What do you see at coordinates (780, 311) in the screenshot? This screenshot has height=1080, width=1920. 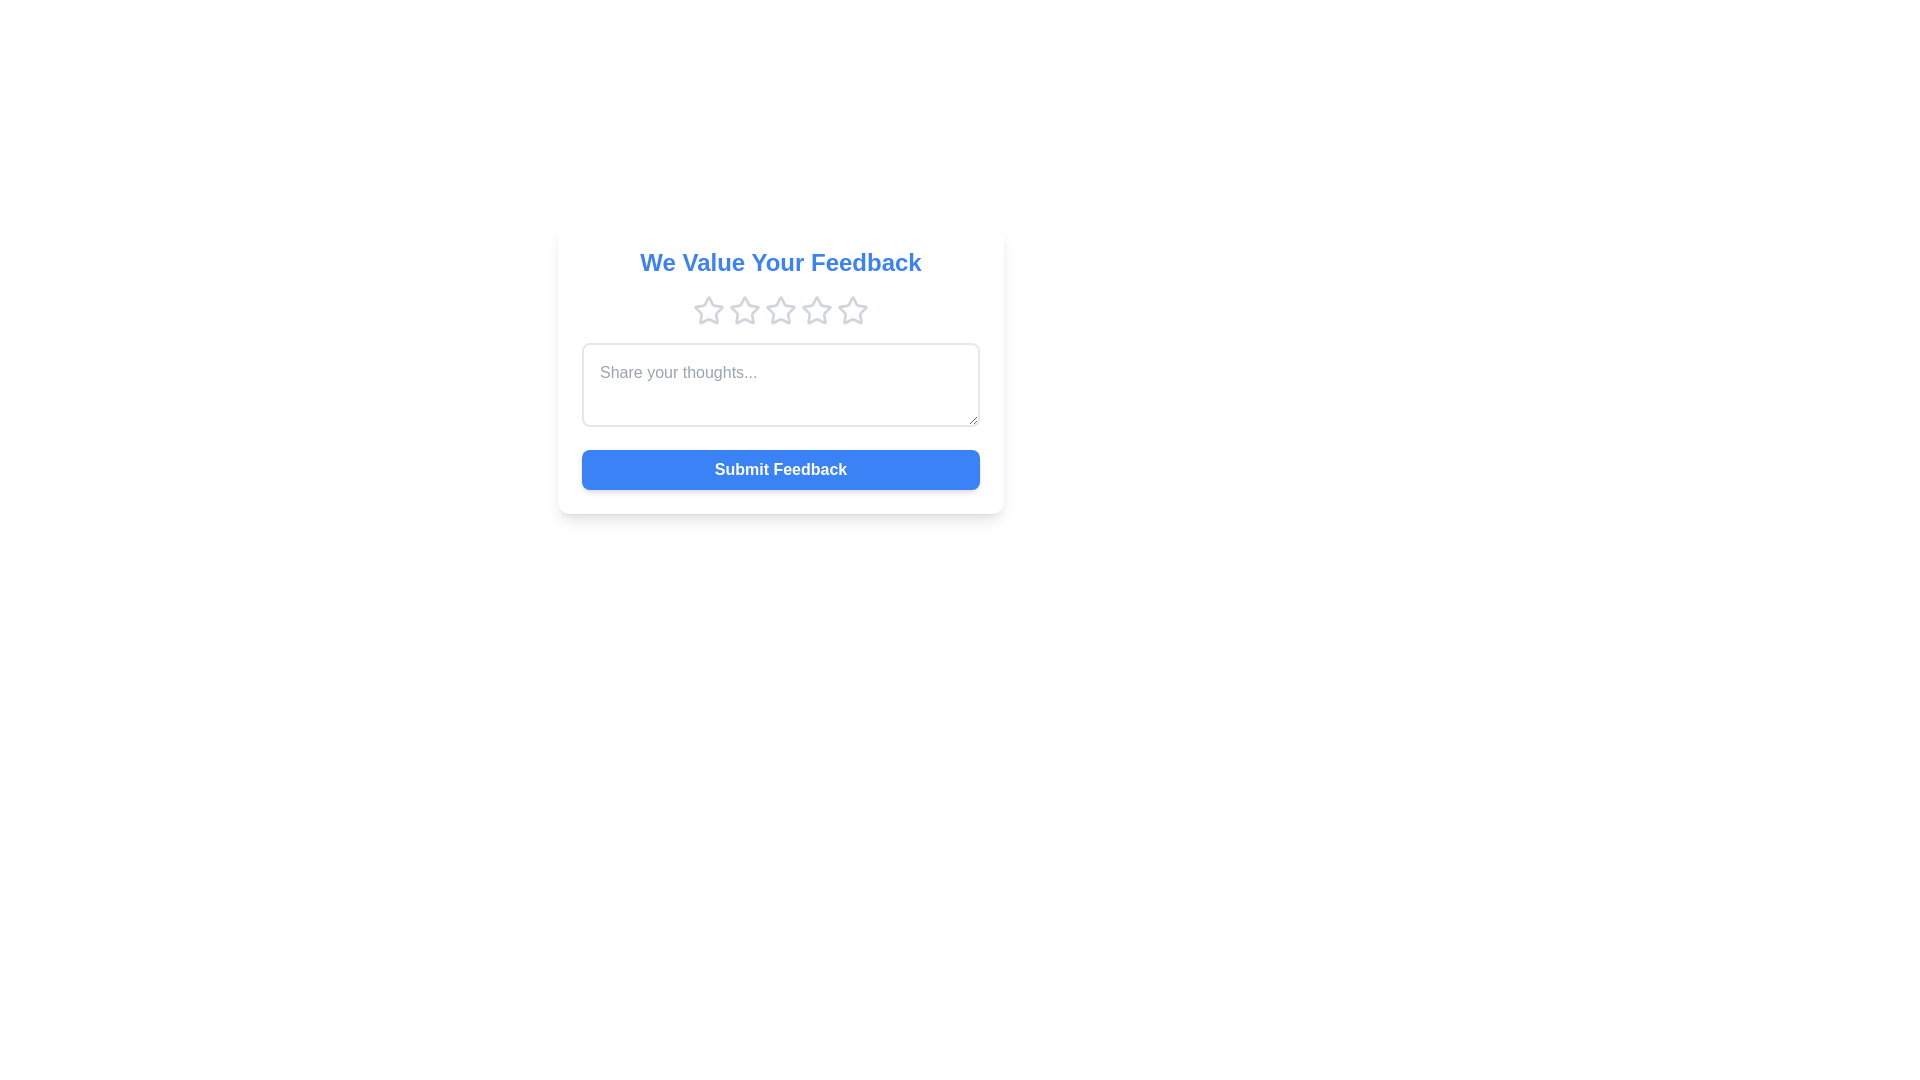 I see `the star corresponding to the desired rating 3` at bounding box center [780, 311].